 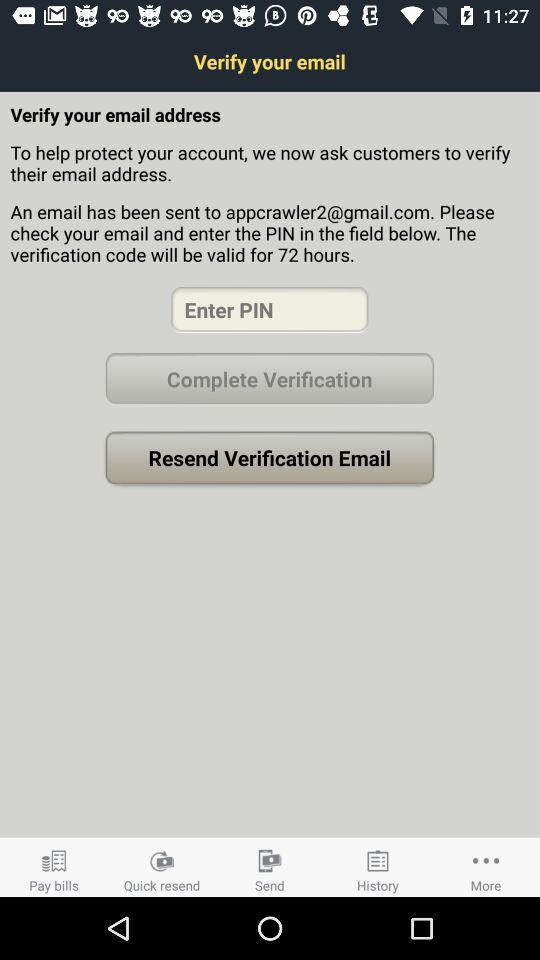 I want to click on the complete verification item, so click(x=269, y=378).